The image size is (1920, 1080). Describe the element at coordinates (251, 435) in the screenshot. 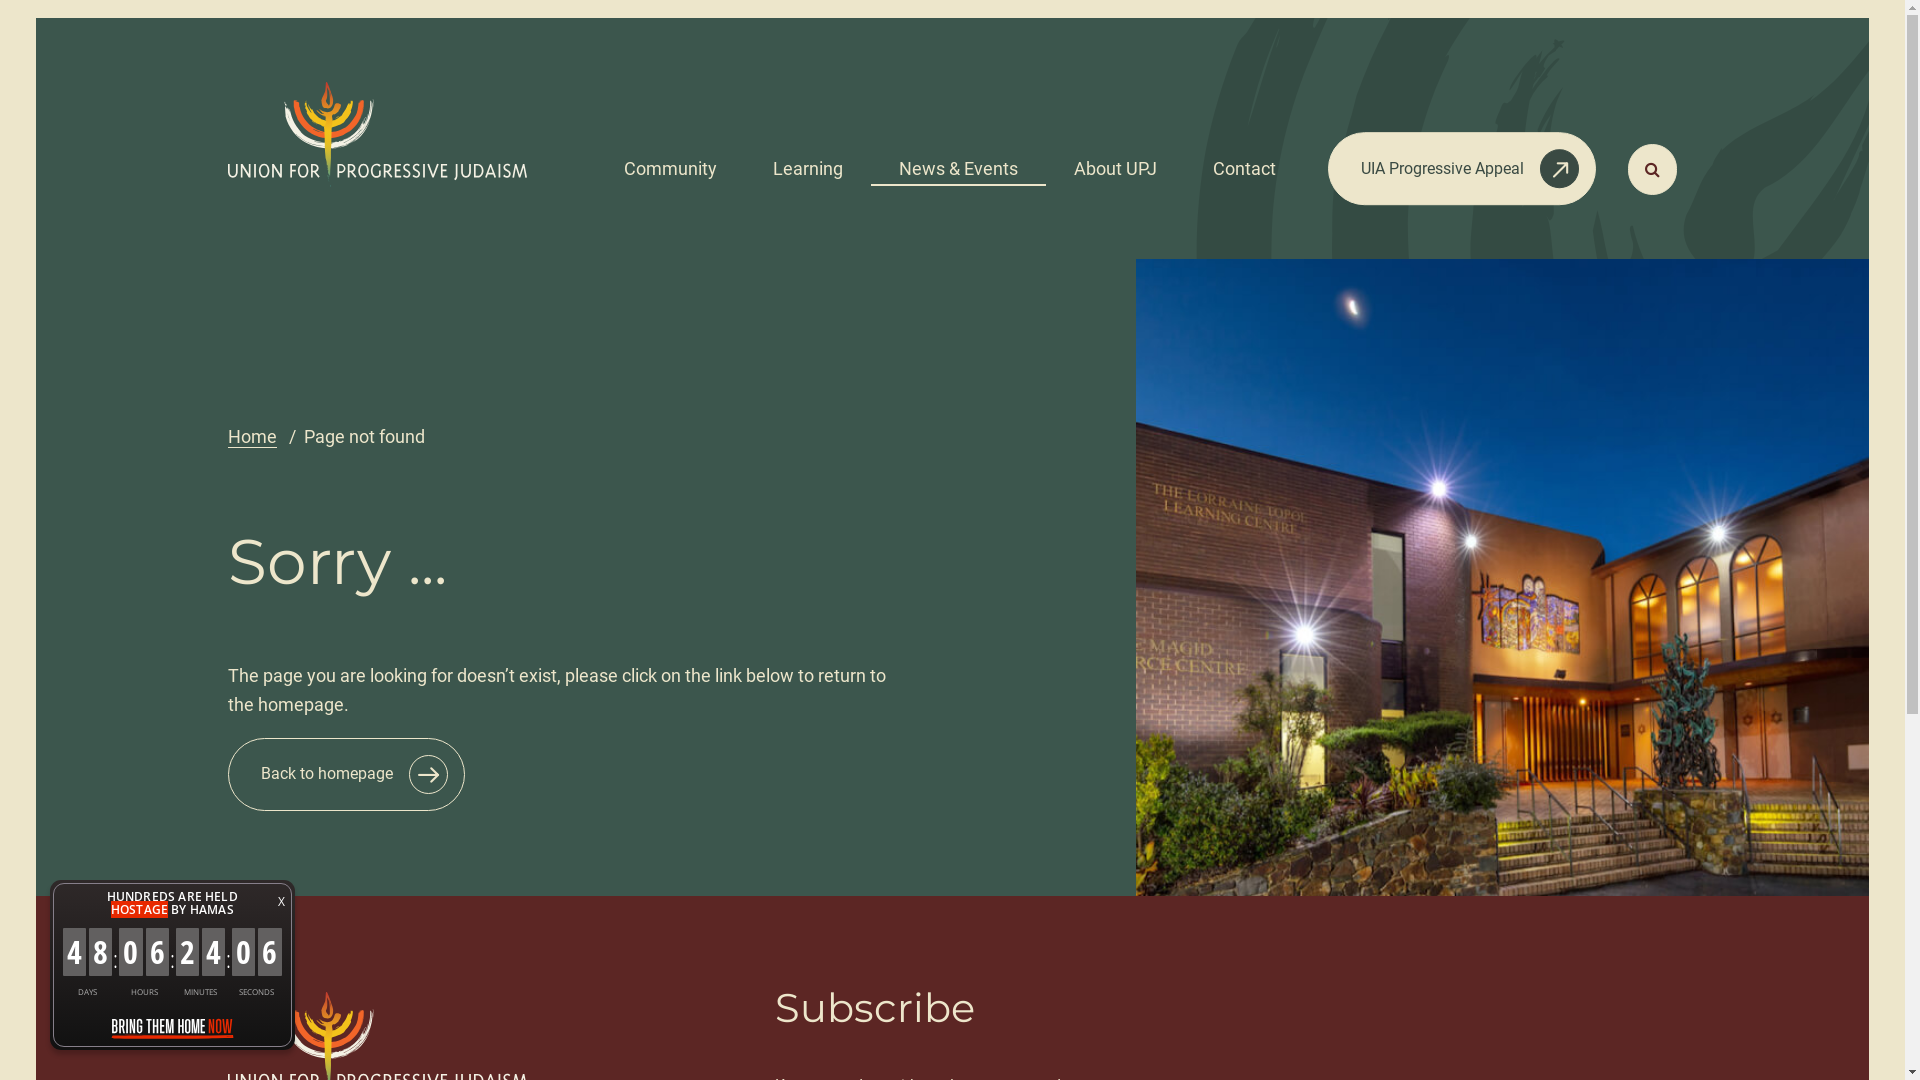

I see `'Home'` at that location.